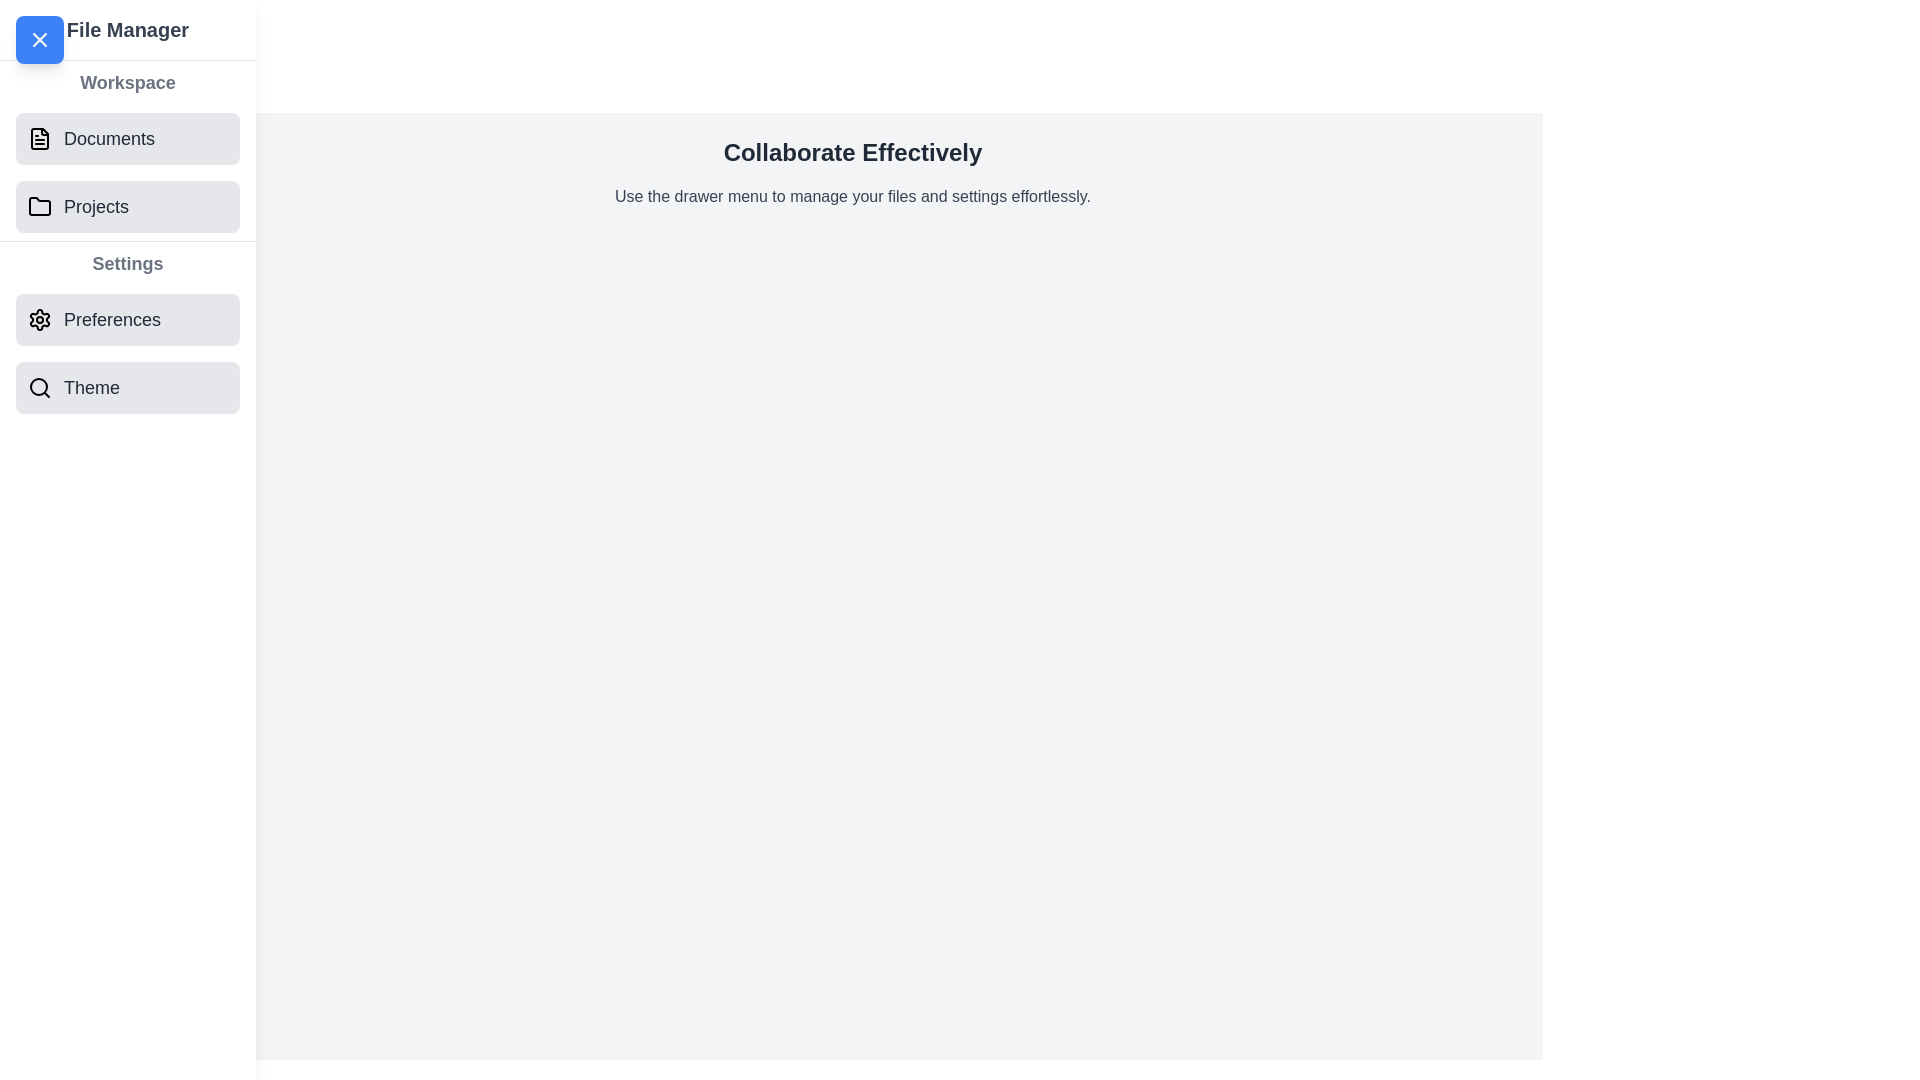 This screenshot has width=1920, height=1080. What do you see at coordinates (127, 388) in the screenshot?
I see `the section Theme from the drawer menu` at bounding box center [127, 388].